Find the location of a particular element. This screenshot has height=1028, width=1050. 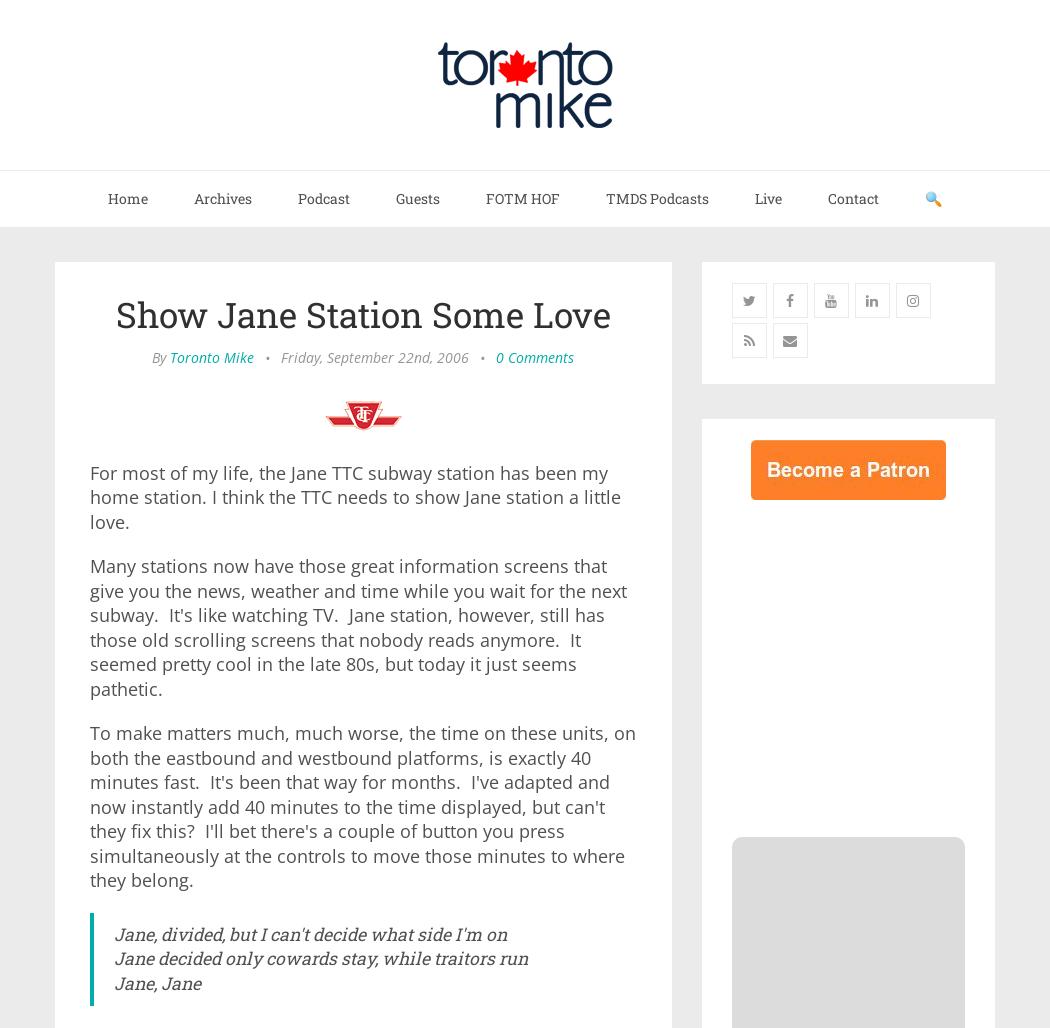

'Podcast' is located at coordinates (324, 197).